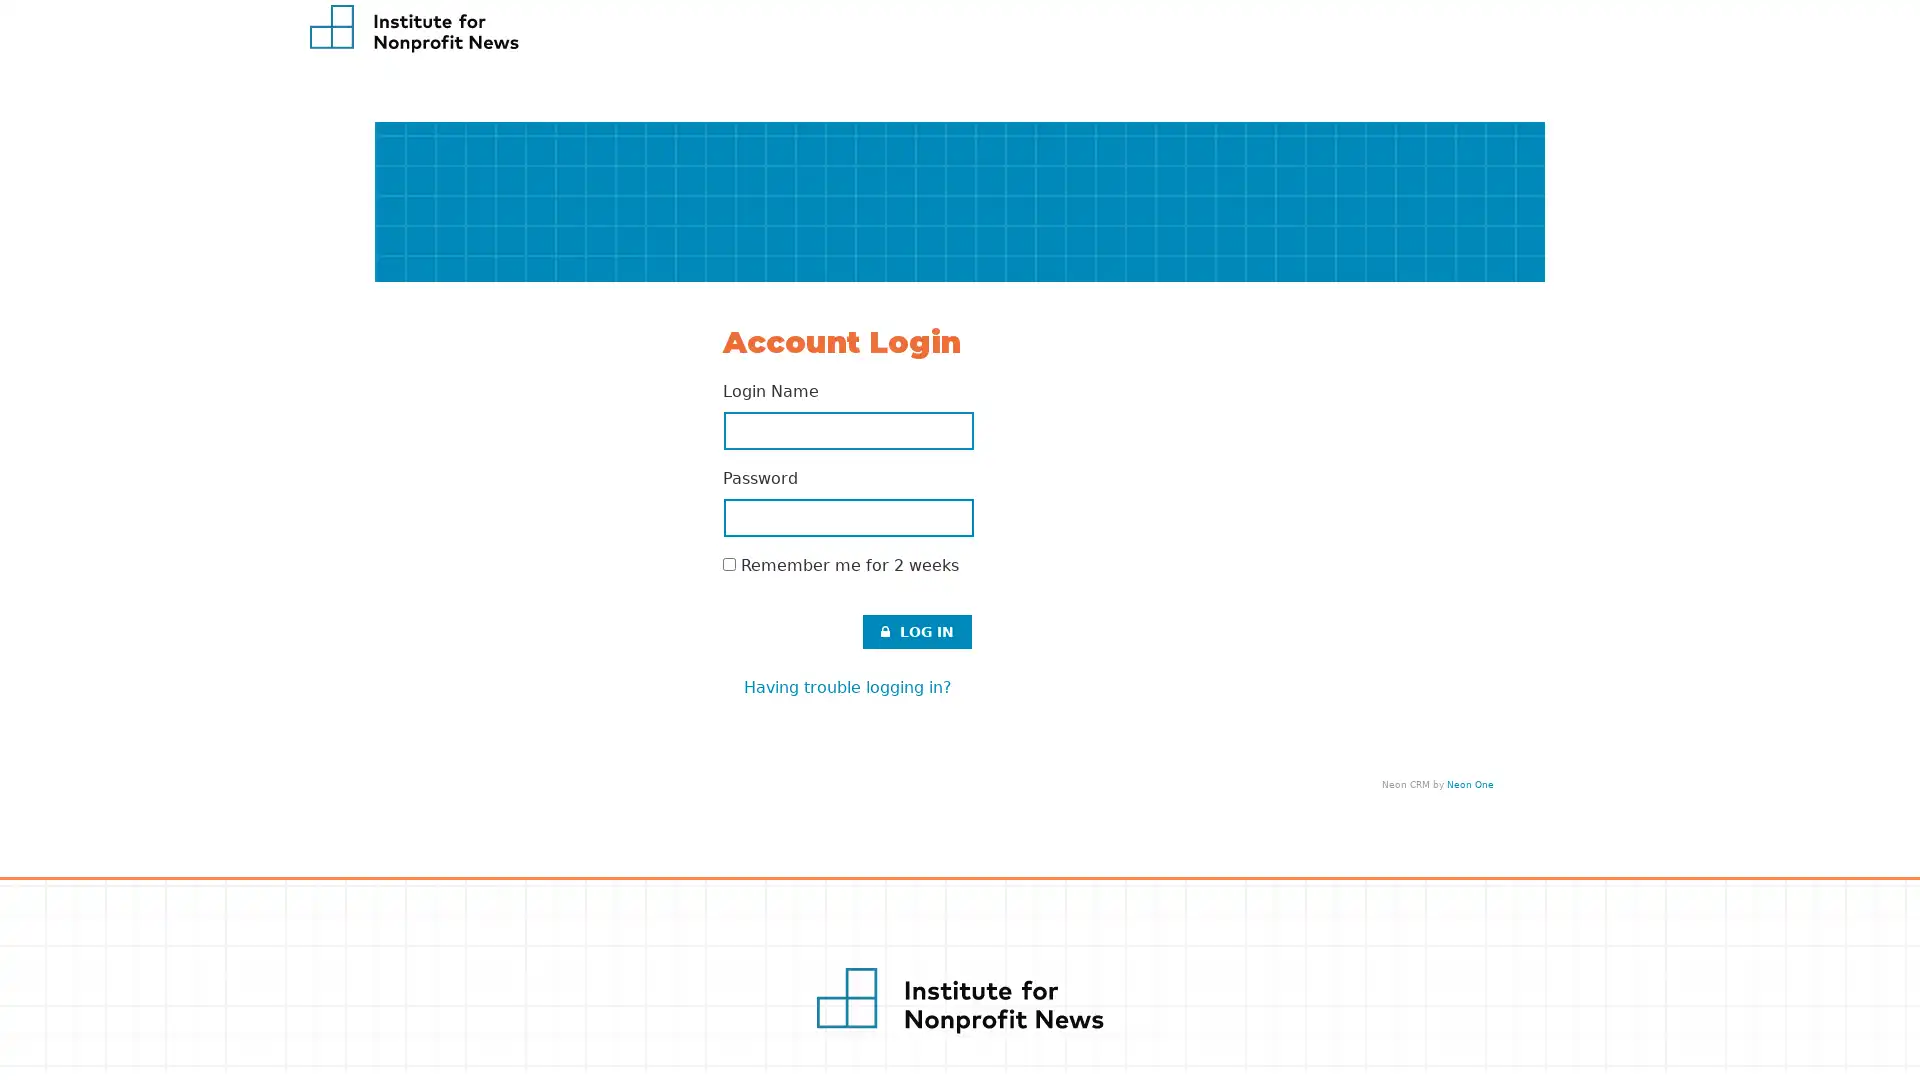 This screenshot has width=1920, height=1080. I want to click on LOG IN ., so click(915, 650).